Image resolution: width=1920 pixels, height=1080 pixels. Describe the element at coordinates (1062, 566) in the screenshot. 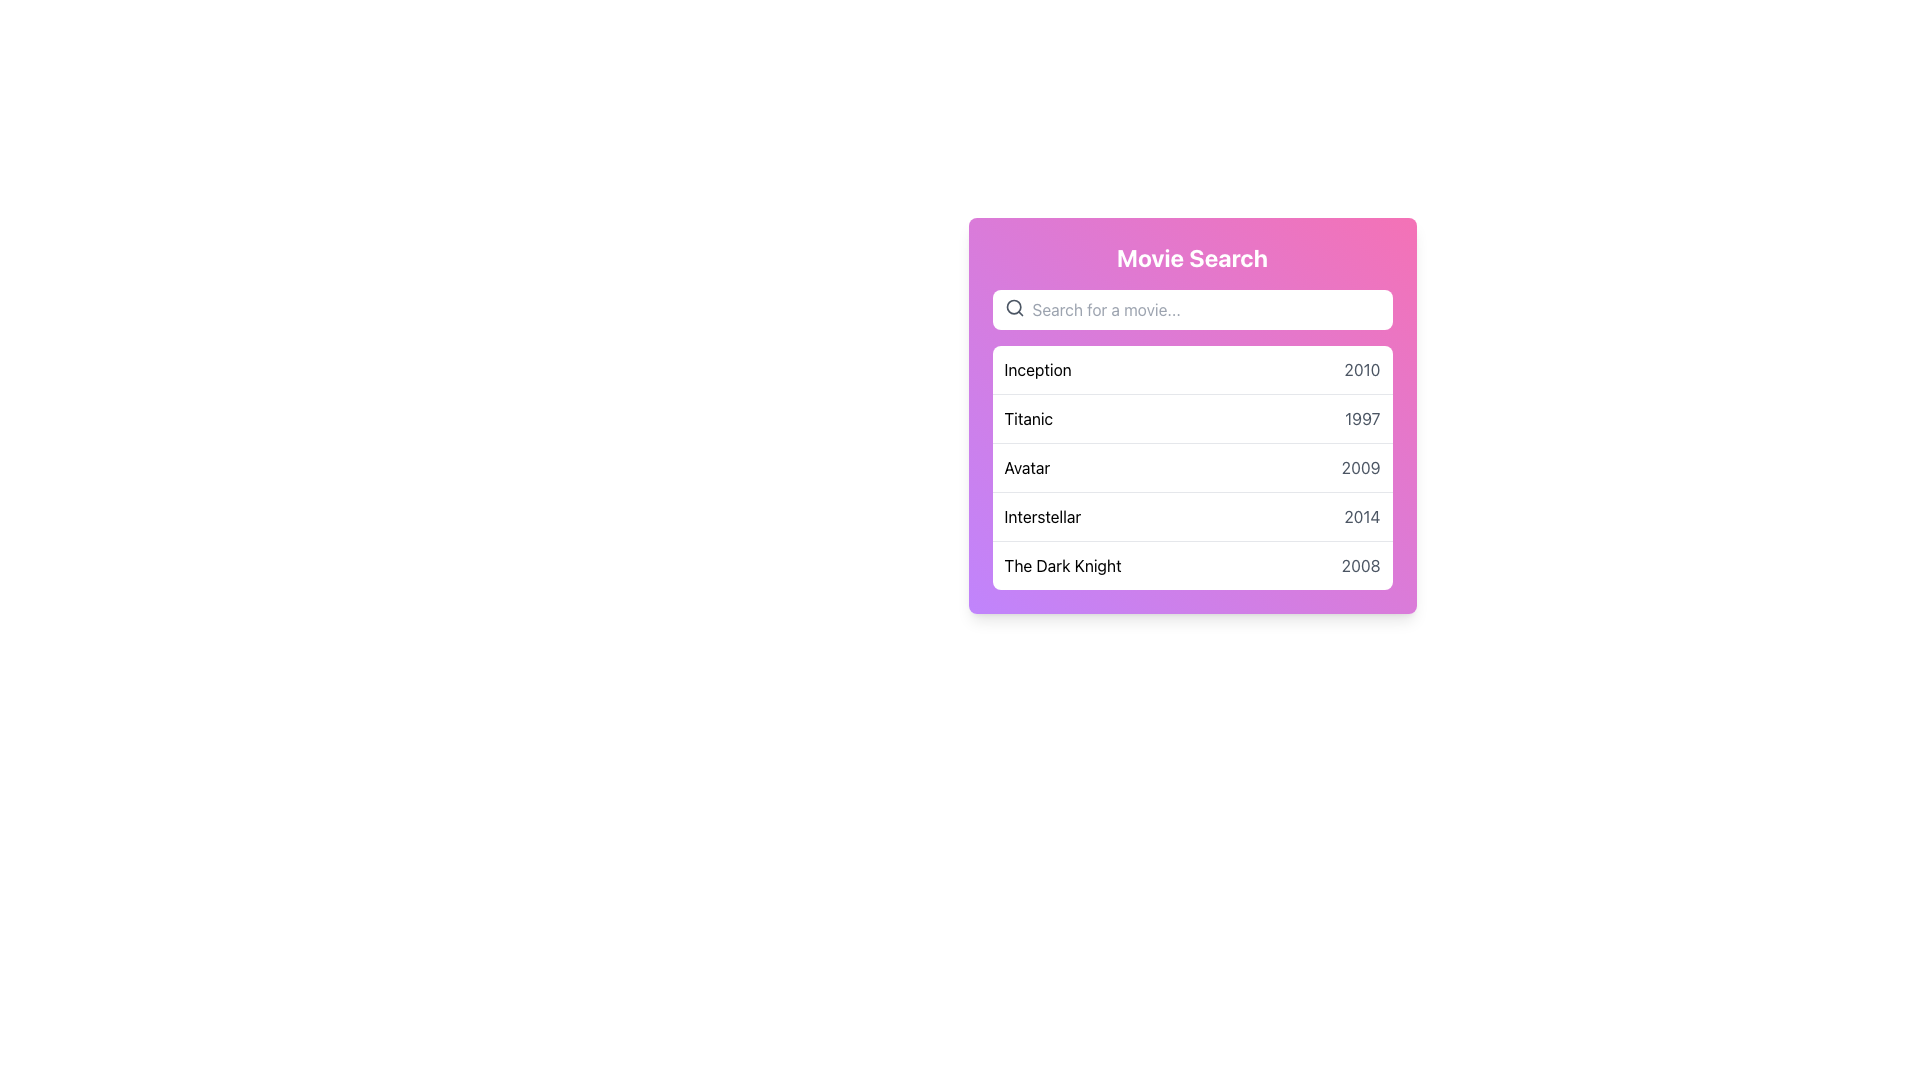

I see `the text label displaying the title of the movie located at the left part of the last row in the vertical list of search results` at that location.